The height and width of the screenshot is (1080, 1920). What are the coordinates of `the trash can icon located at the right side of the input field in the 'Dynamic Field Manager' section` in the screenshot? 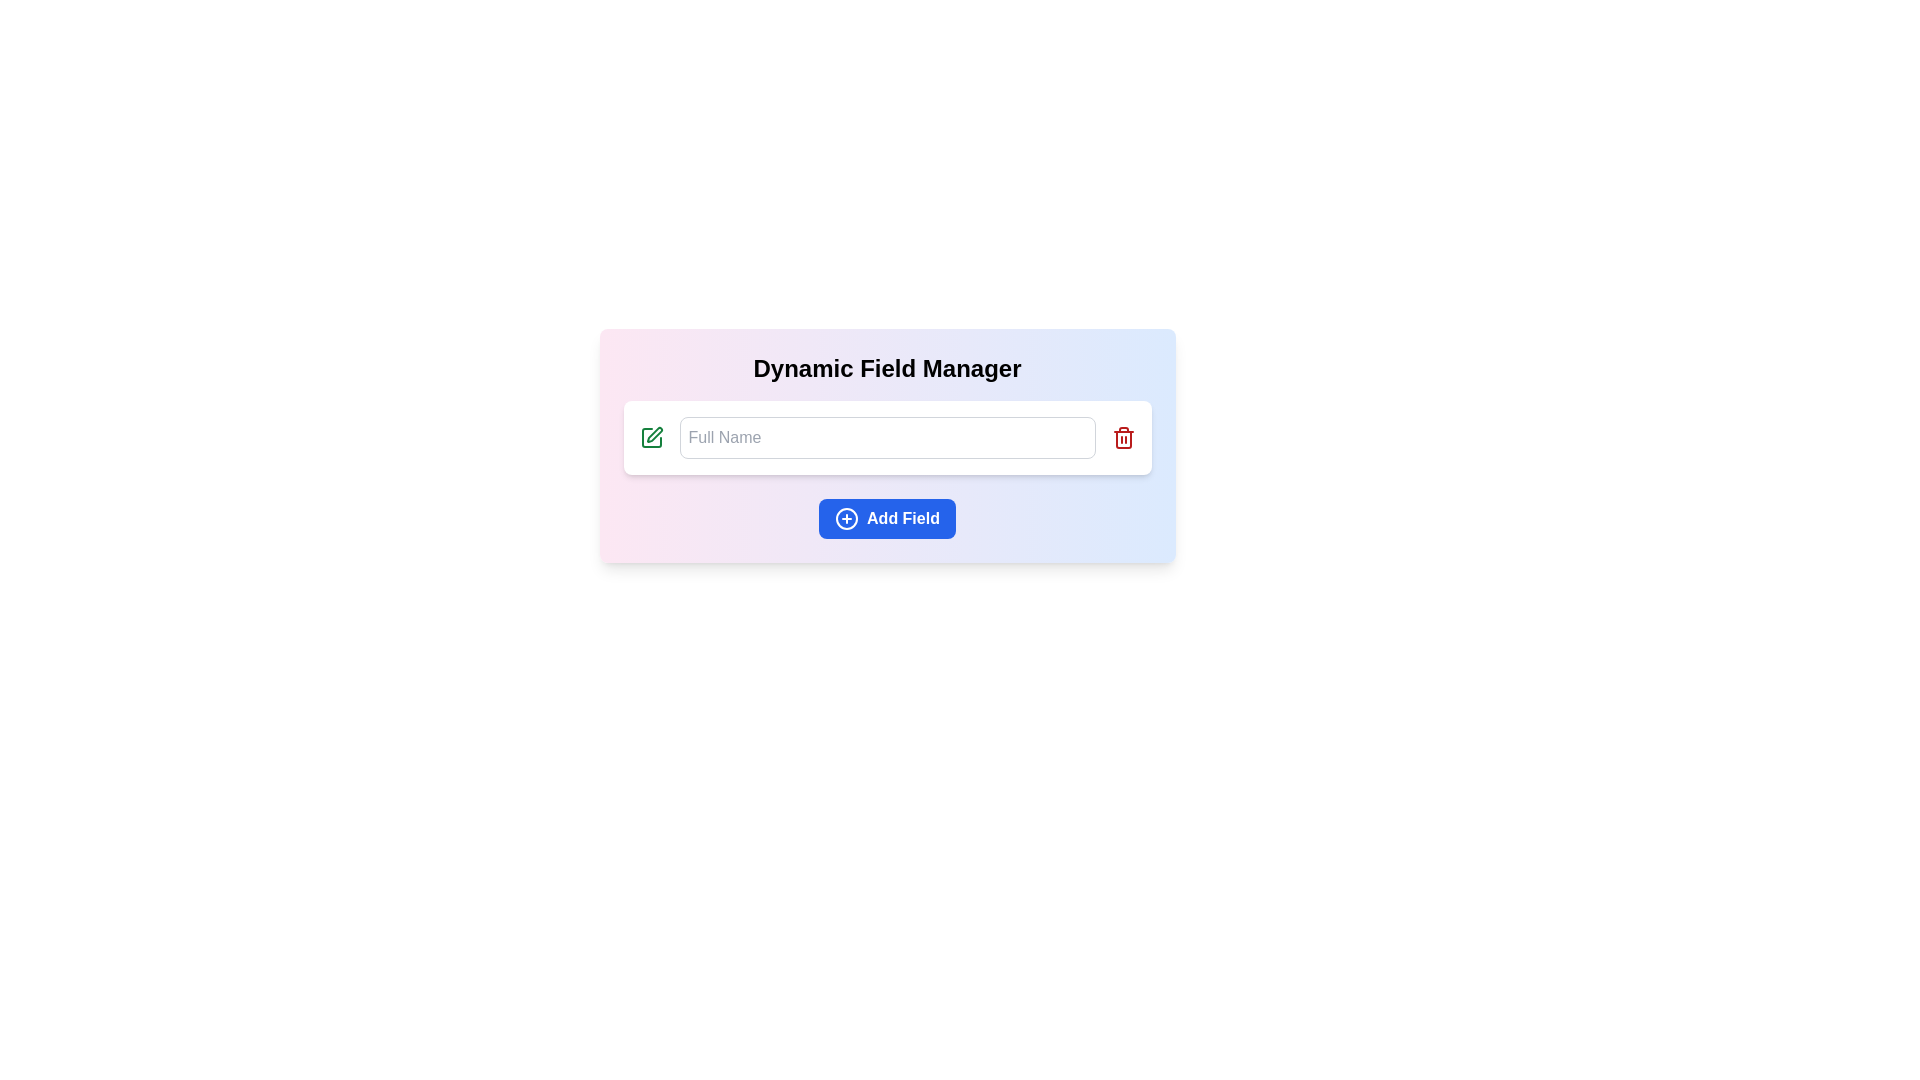 It's located at (1123, 438).